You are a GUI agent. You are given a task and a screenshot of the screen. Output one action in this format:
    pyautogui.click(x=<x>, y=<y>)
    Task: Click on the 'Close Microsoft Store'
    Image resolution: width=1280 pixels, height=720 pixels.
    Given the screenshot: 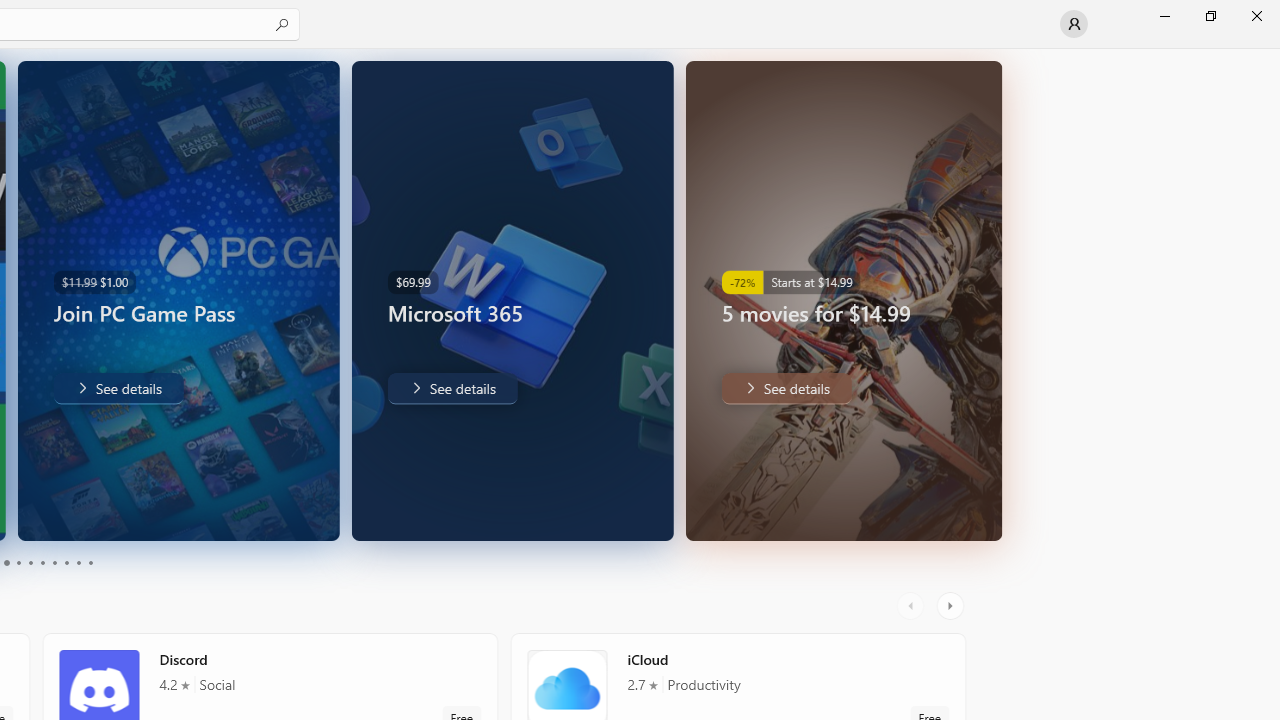 What is the action you would take?
    pyautogui.click(x=1255, y=15)
    